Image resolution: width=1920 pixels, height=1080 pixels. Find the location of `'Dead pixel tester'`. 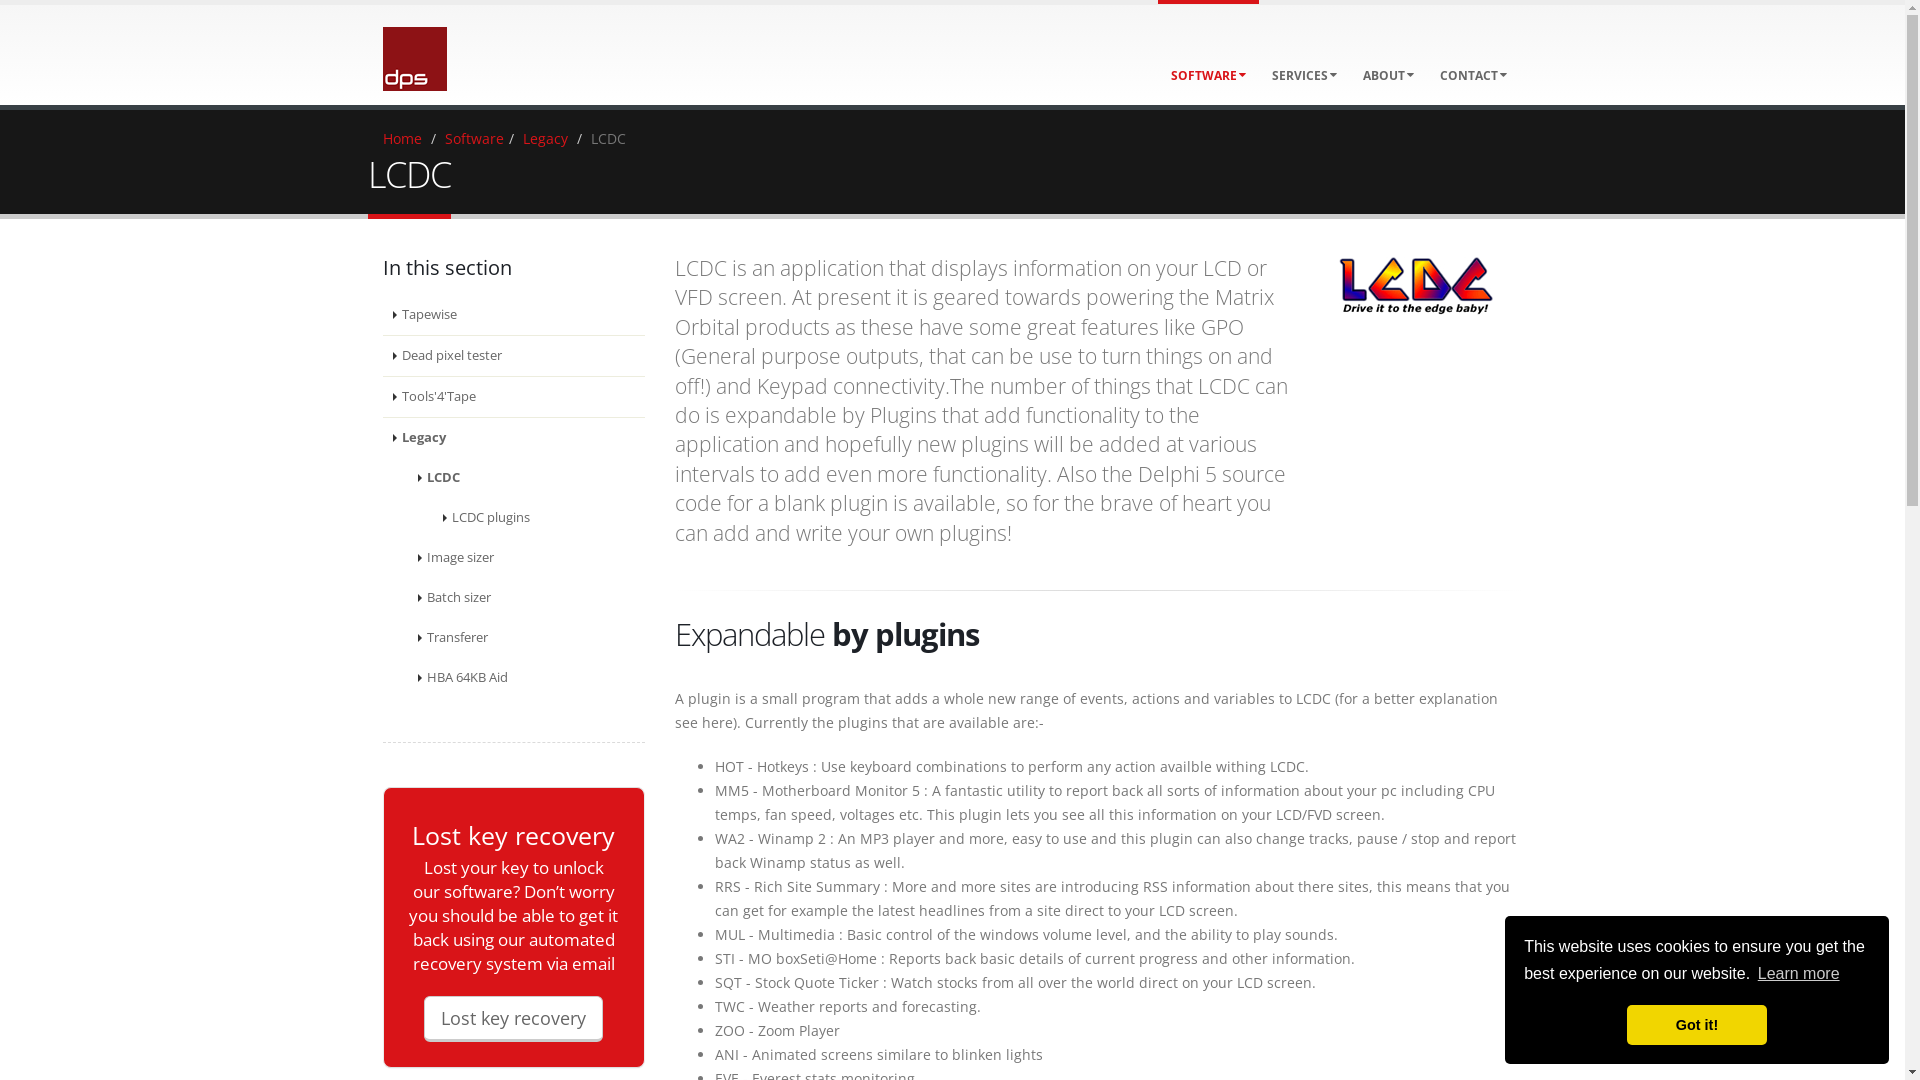

'Dead pixel tester' is located at coordinates (513, 355).